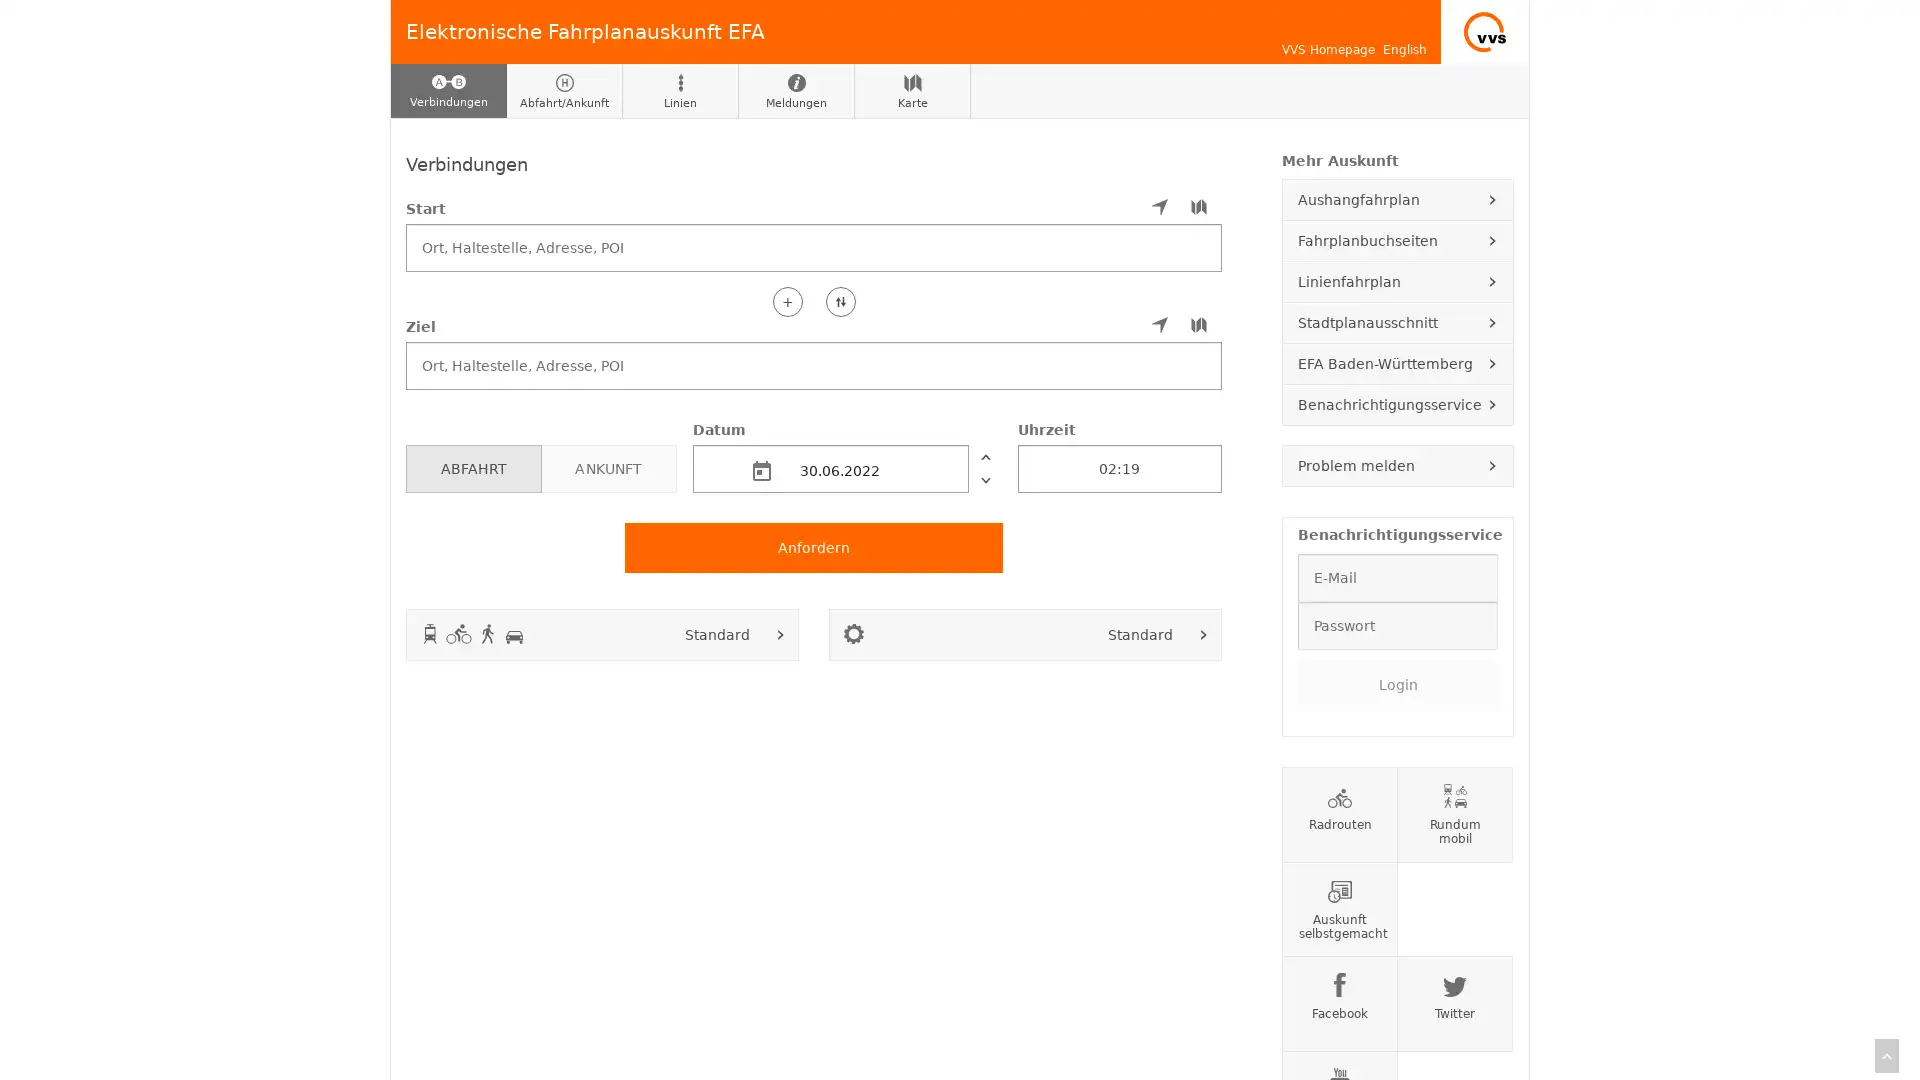 Image resolution: width=1920 pixels, height=1080 pixels. Describe the element at coordinates (911, 91) in the screenshot. I see `Karte` at that location.